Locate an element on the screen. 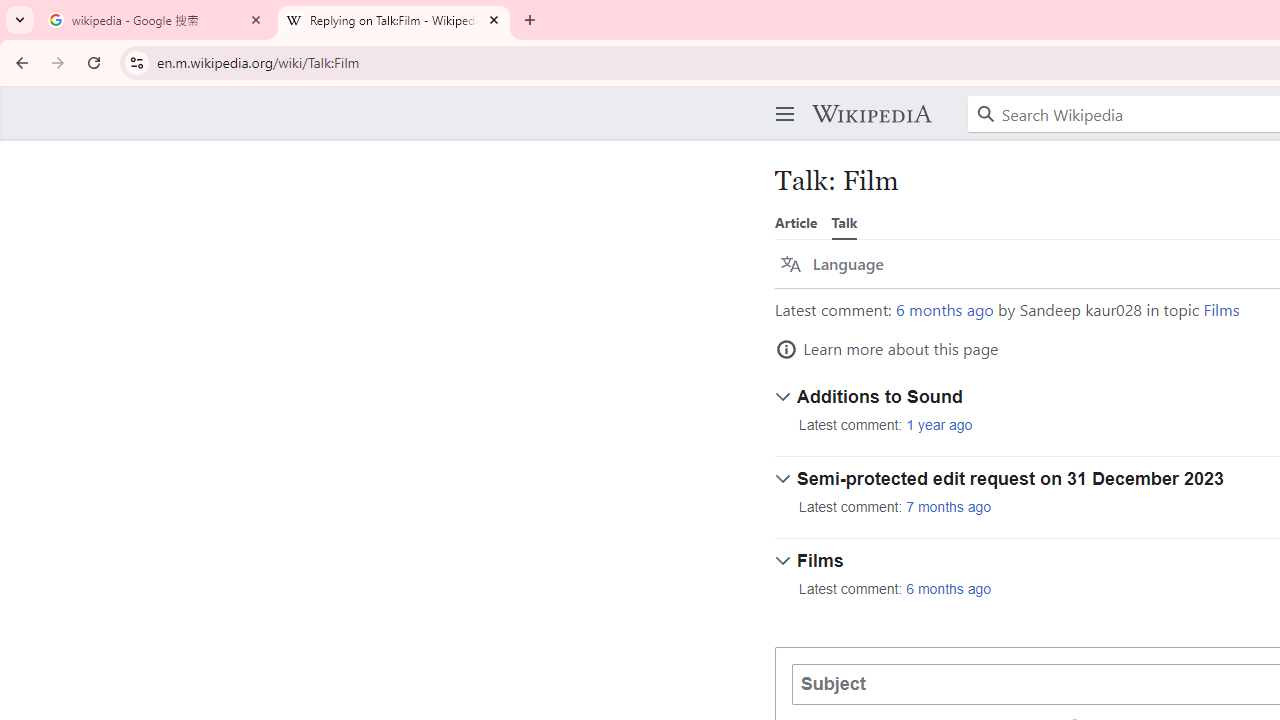 This screenshot has width=1280, height=720. 'Wikipedia' is located at coordinates (871, 114).